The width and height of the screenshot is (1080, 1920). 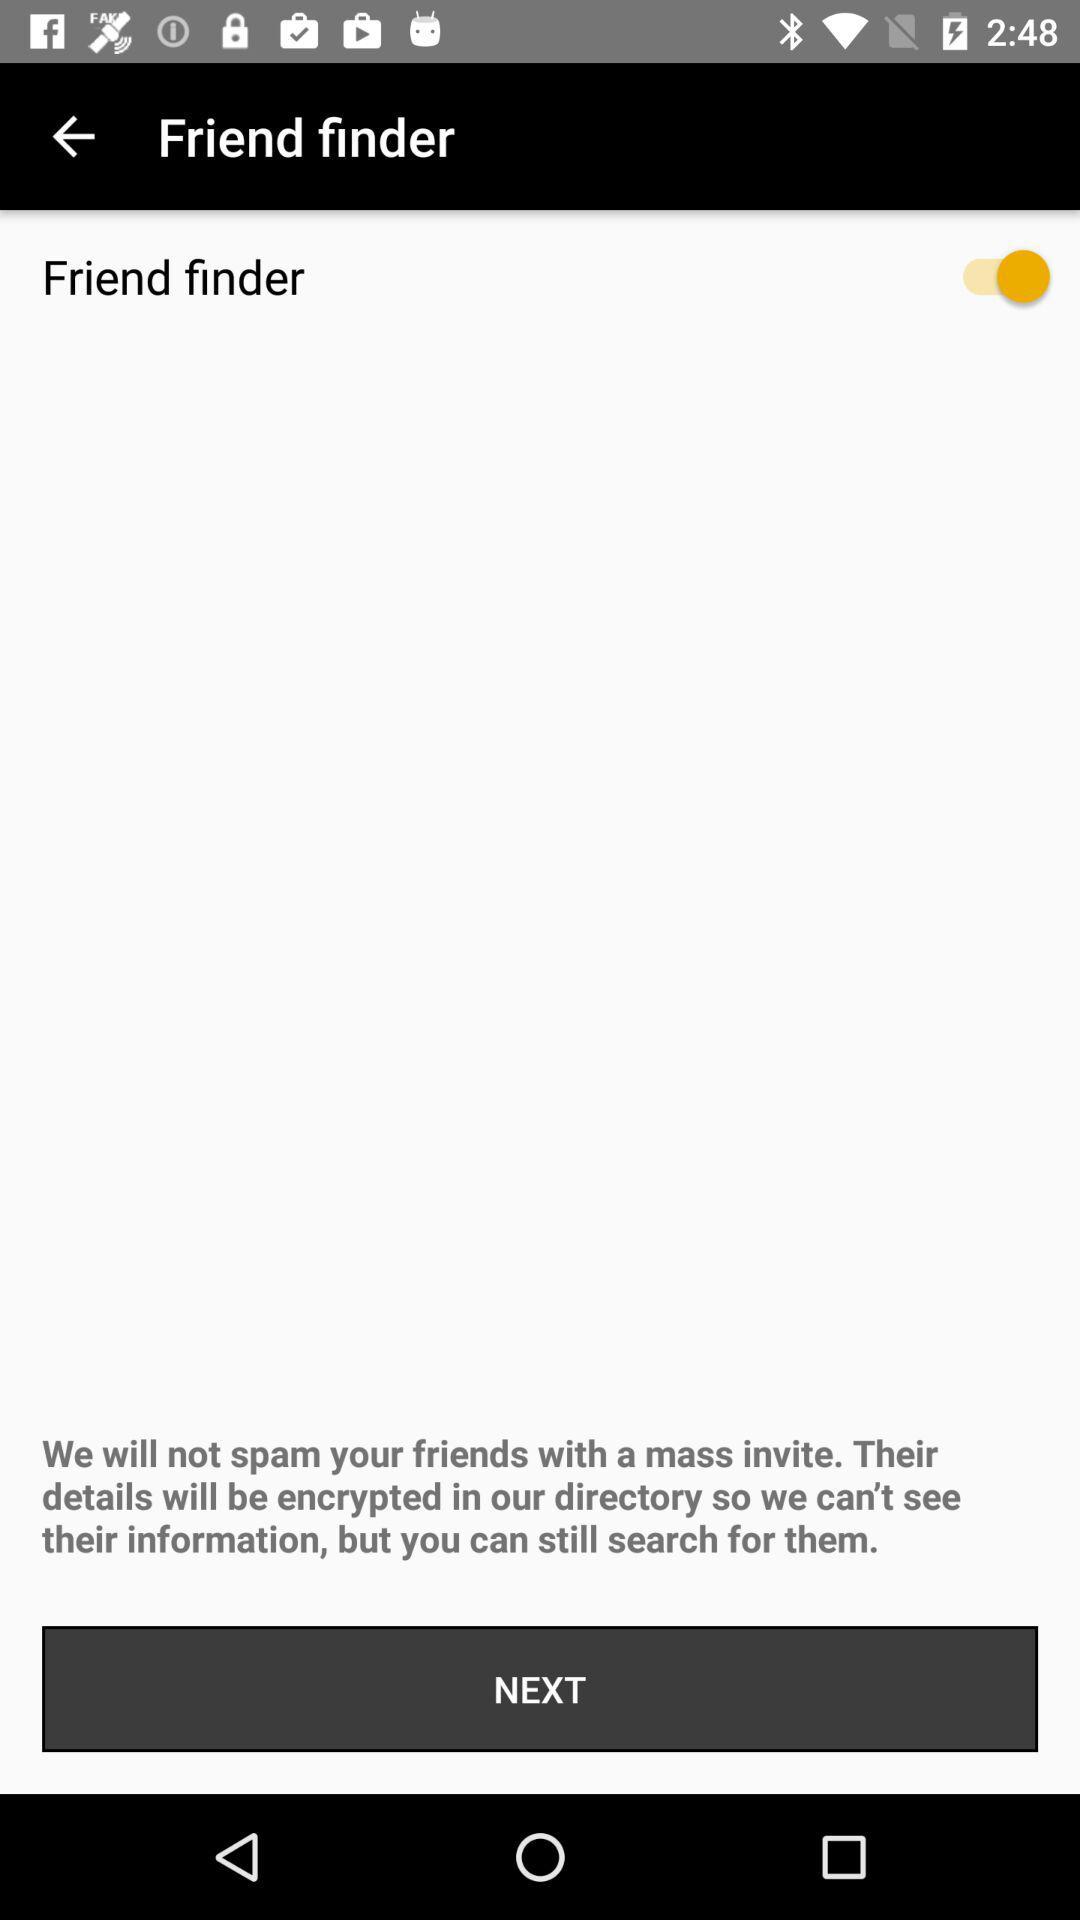 I want to click on item below the enable friend finder item, so click(x=985, y=285).